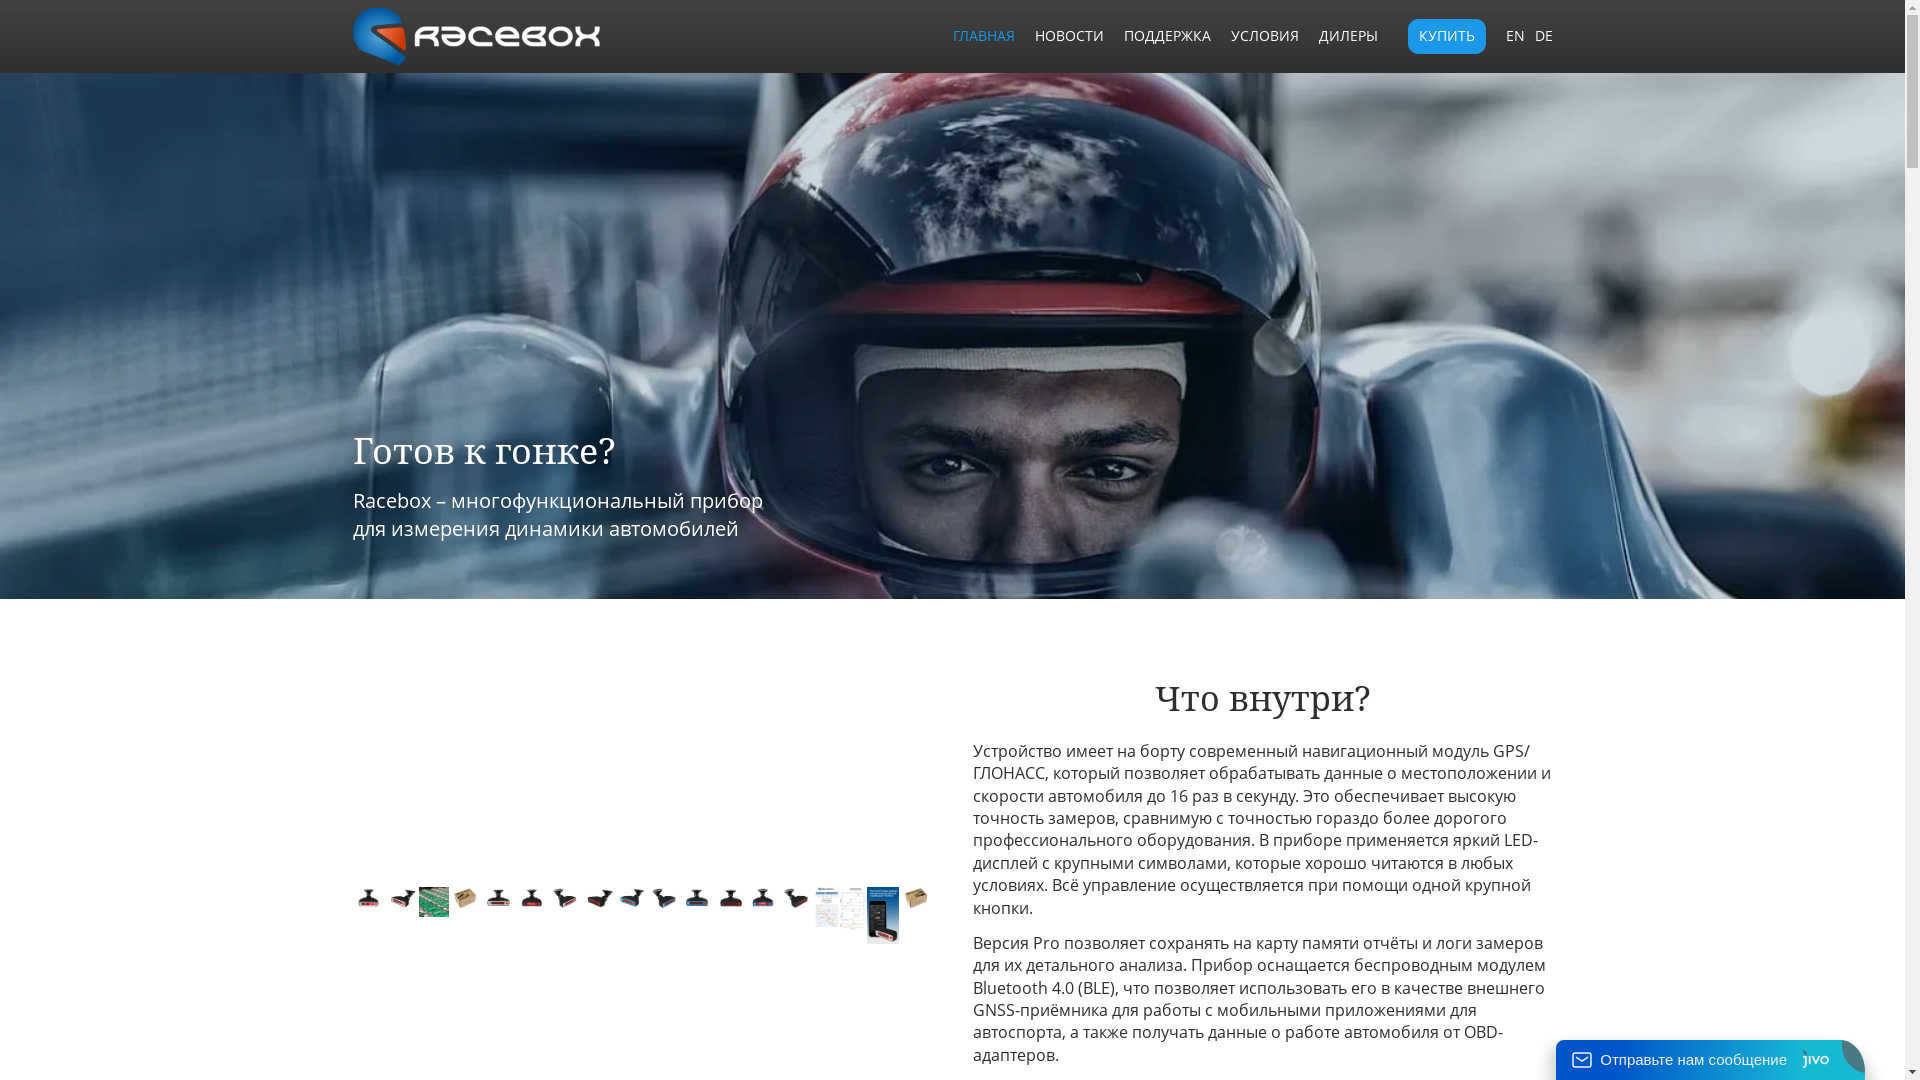  What do you see at coordinates (1541, 36) in the screenshot?
I see `'DE'` at bounding box center [1541, 36].